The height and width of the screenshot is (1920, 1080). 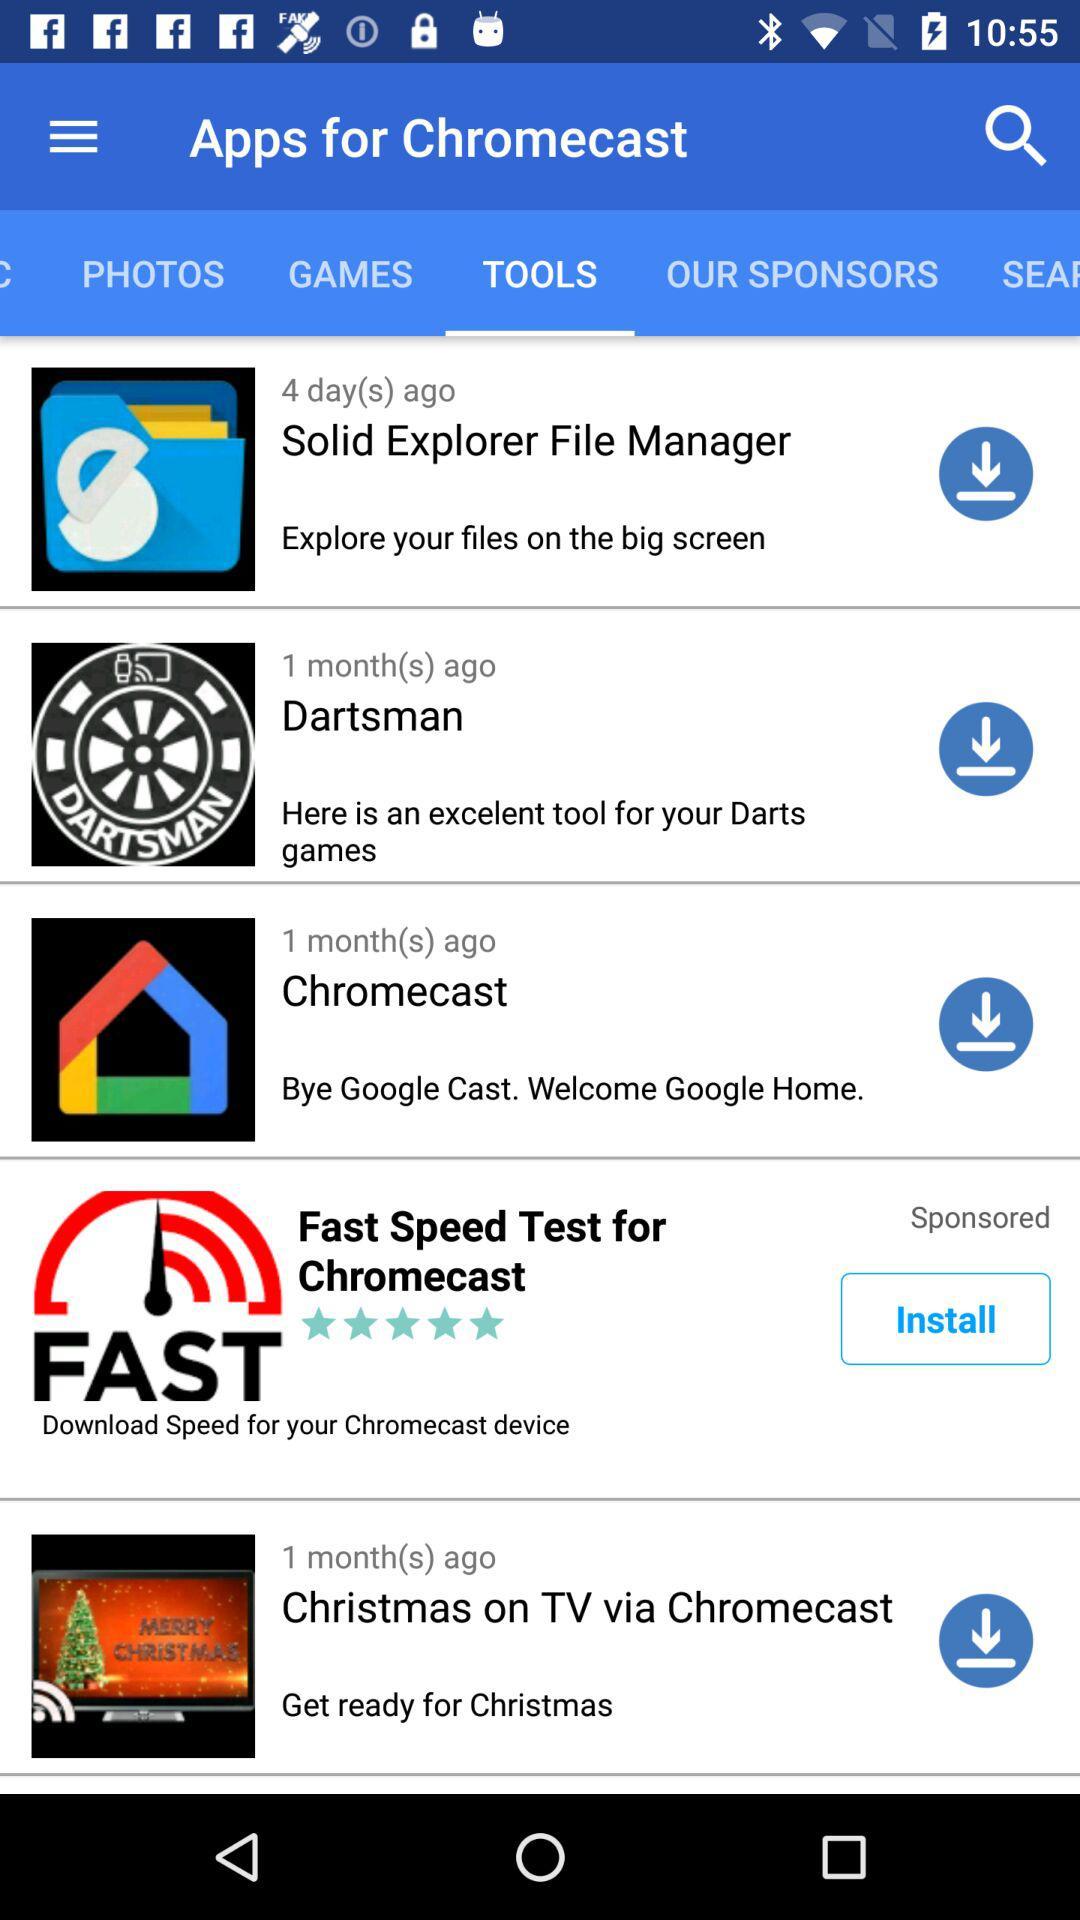 What do you see at coordinates (945, 1318) in the screenshot?
I see `the item next to fast speed test icon` at bounding box center [945, 1318].